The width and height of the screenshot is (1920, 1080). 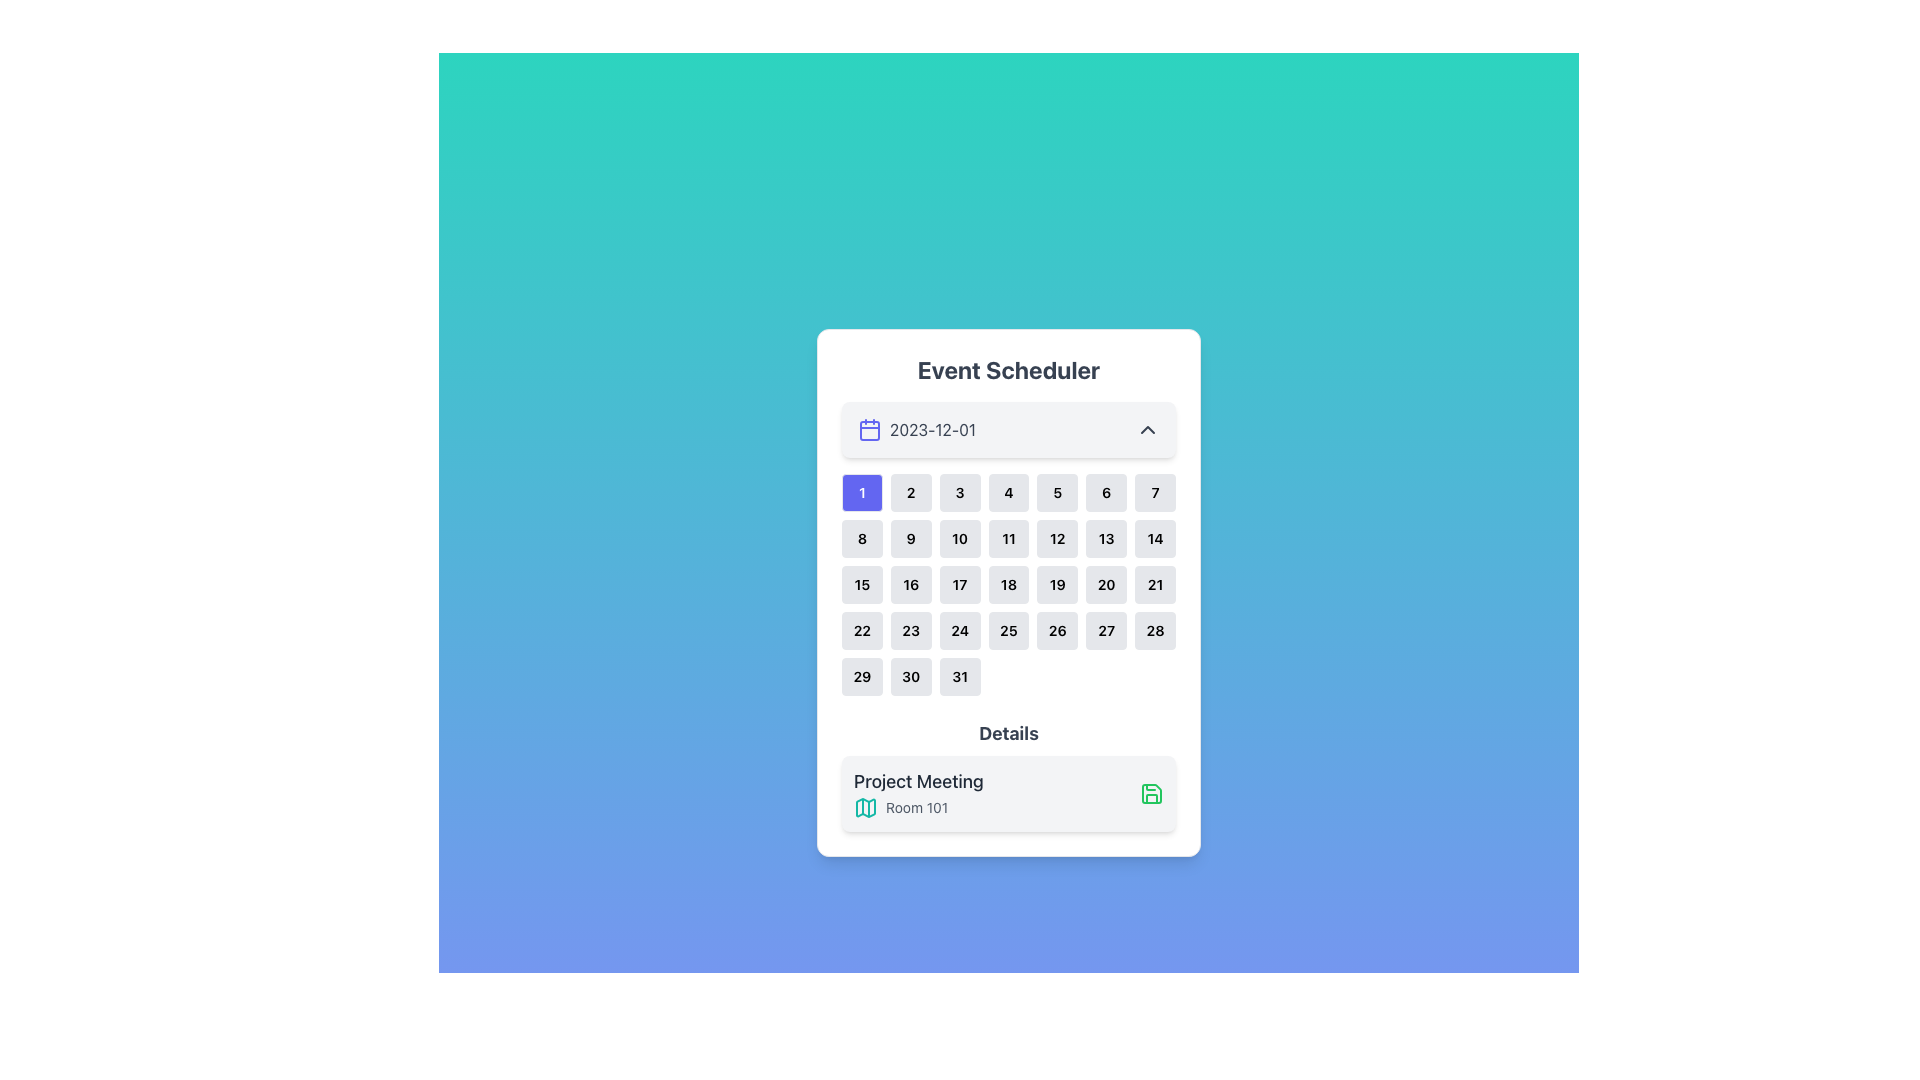 I want to click on the rounded button with a light gray background and black centered text displaying the number '11', so click(x=1008, y=538).